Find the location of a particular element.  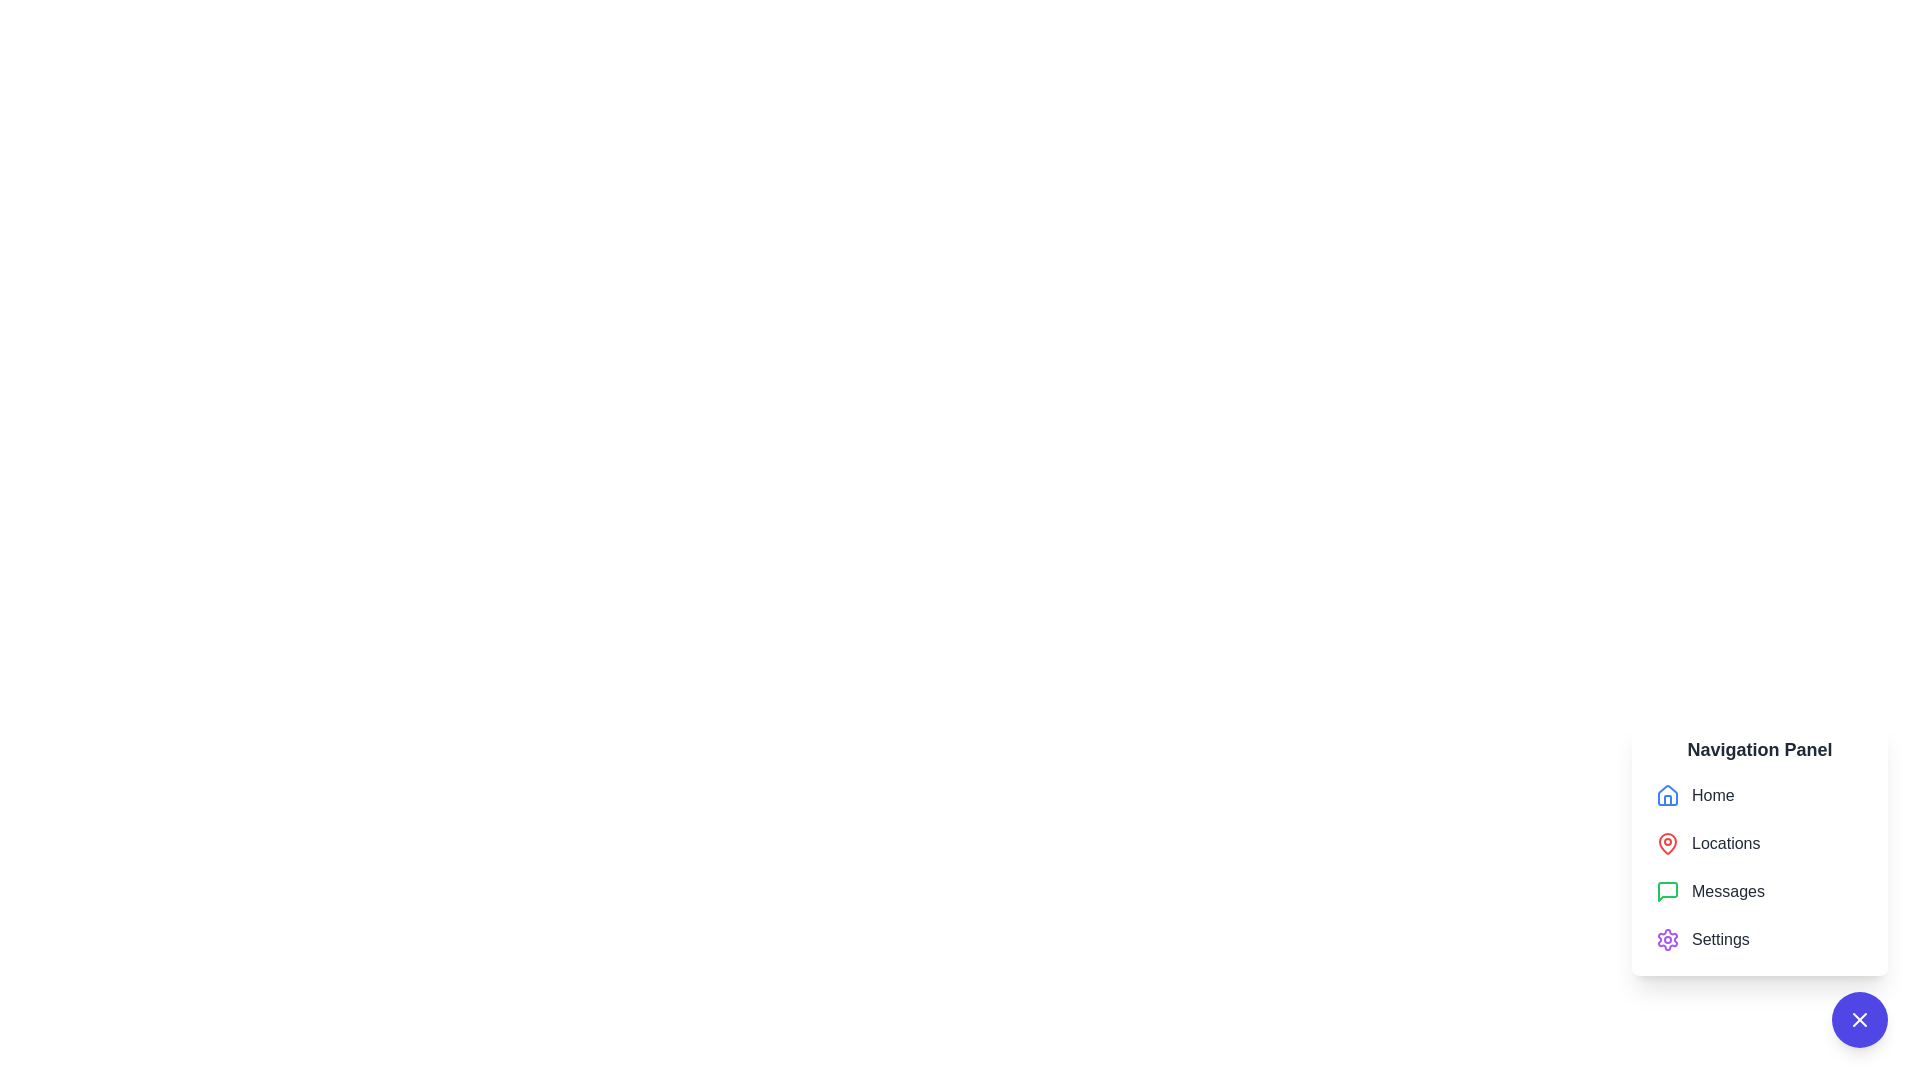

the 'X' shaped SVG element located in the bottom-right corner of the interface, which is centrally positioned within a purple circular button used for closing or dismissing an action is located at coordinates (1859, 1019).